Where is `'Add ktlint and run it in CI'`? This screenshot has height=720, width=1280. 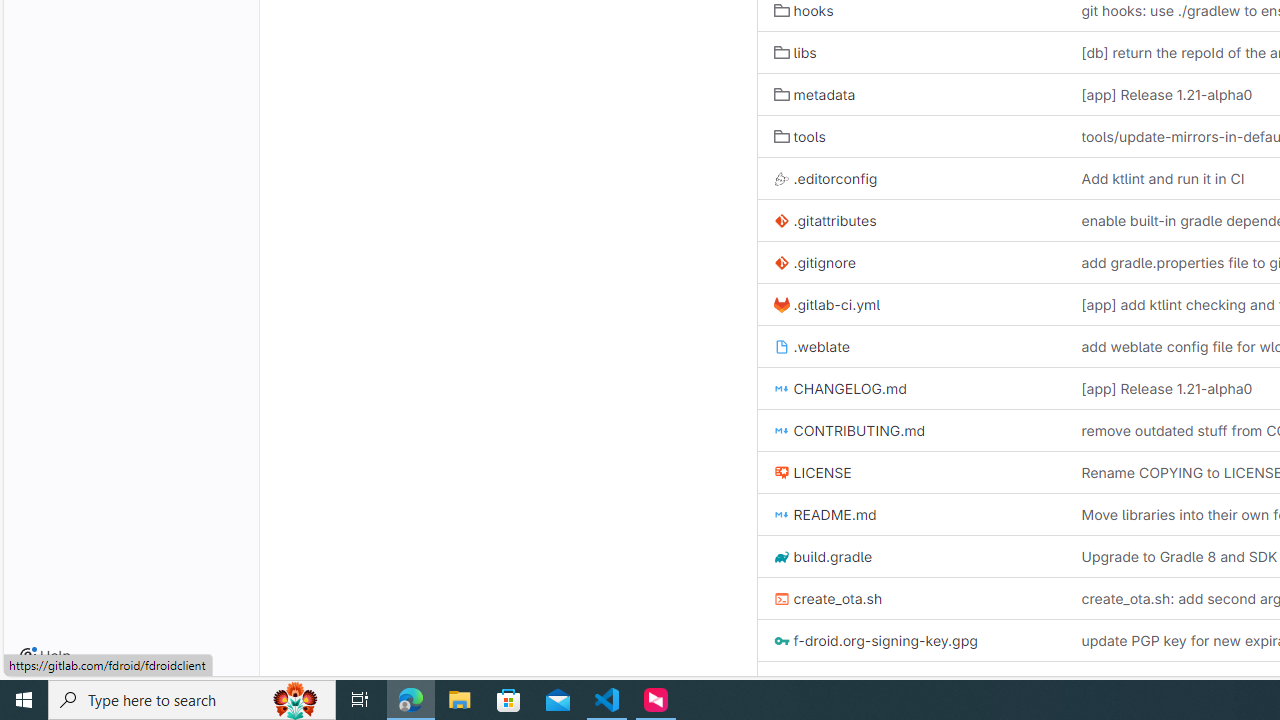
'Add ktlint and run it in CI' is located at coordinates (1163, 177).